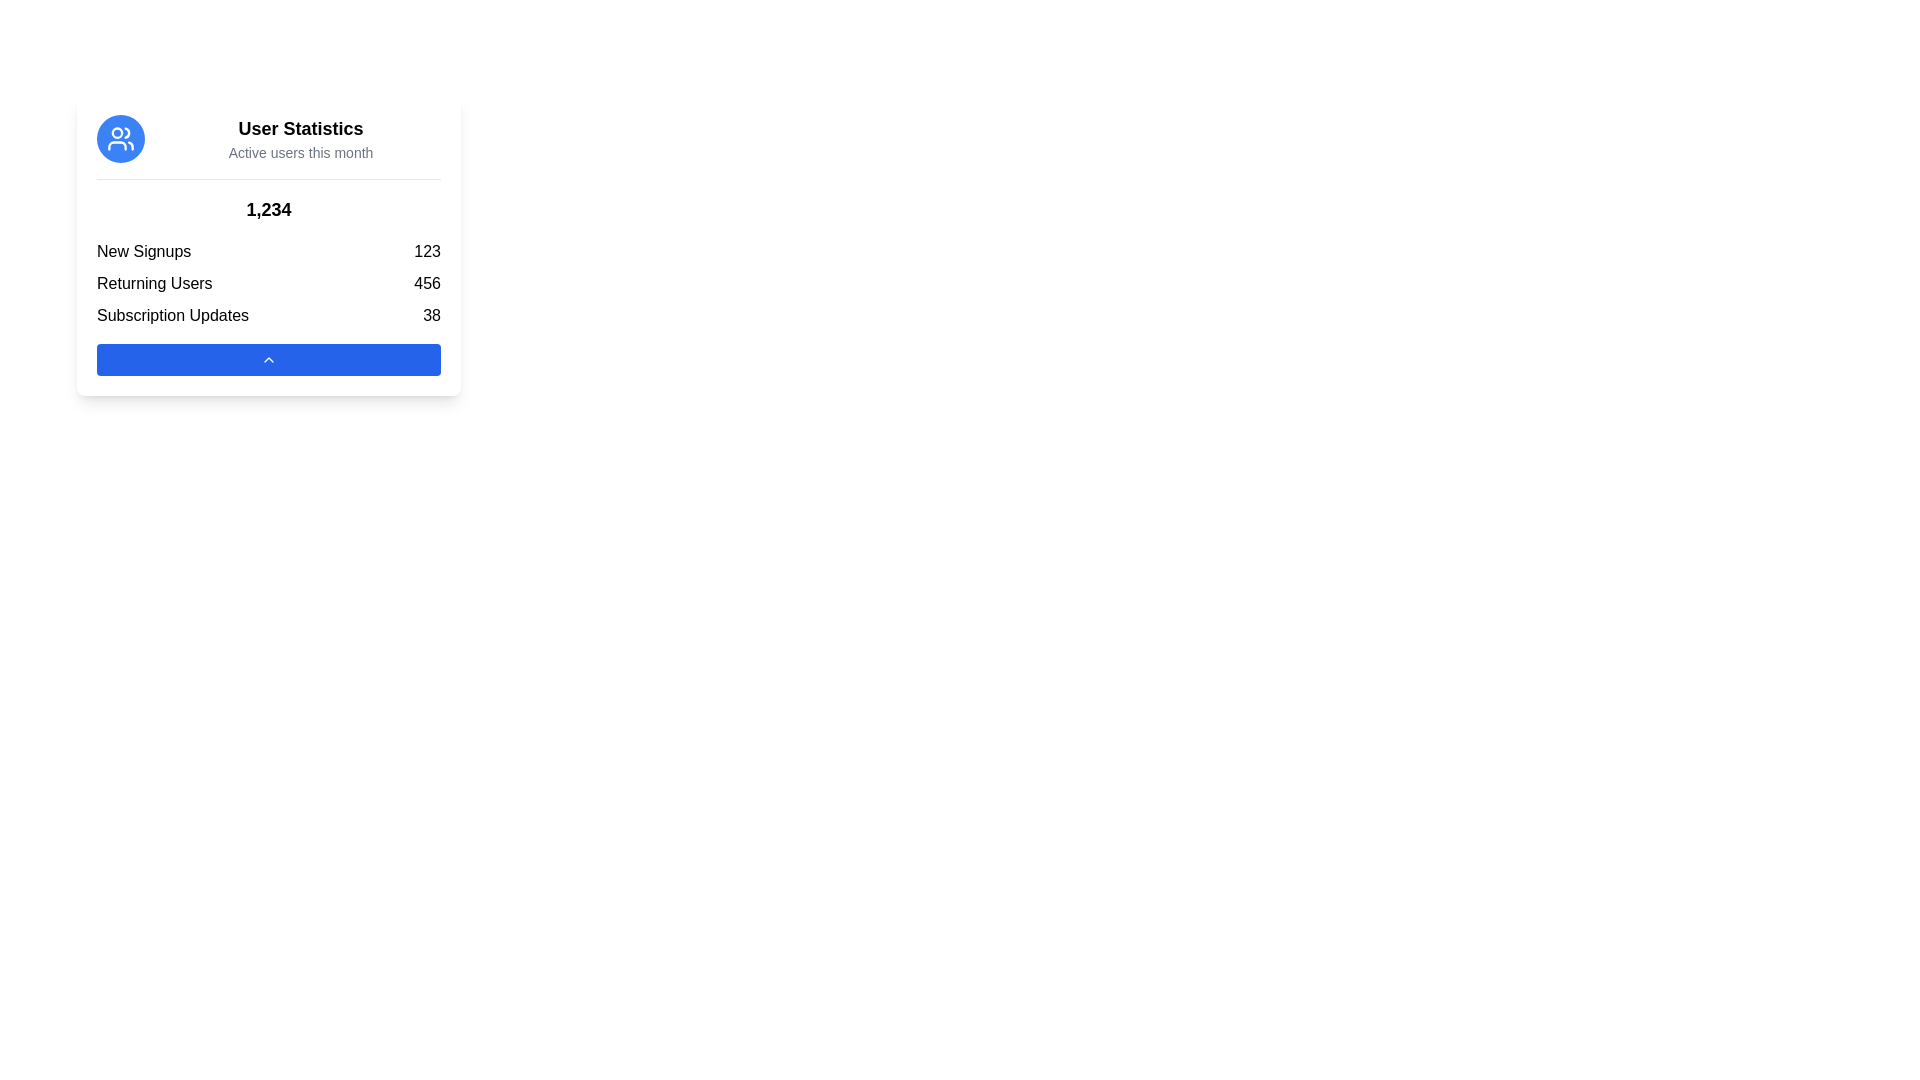 The image size is (1920, 1080). I want to click on the Text Label element titled 'User Statistics', so click(300, 128).